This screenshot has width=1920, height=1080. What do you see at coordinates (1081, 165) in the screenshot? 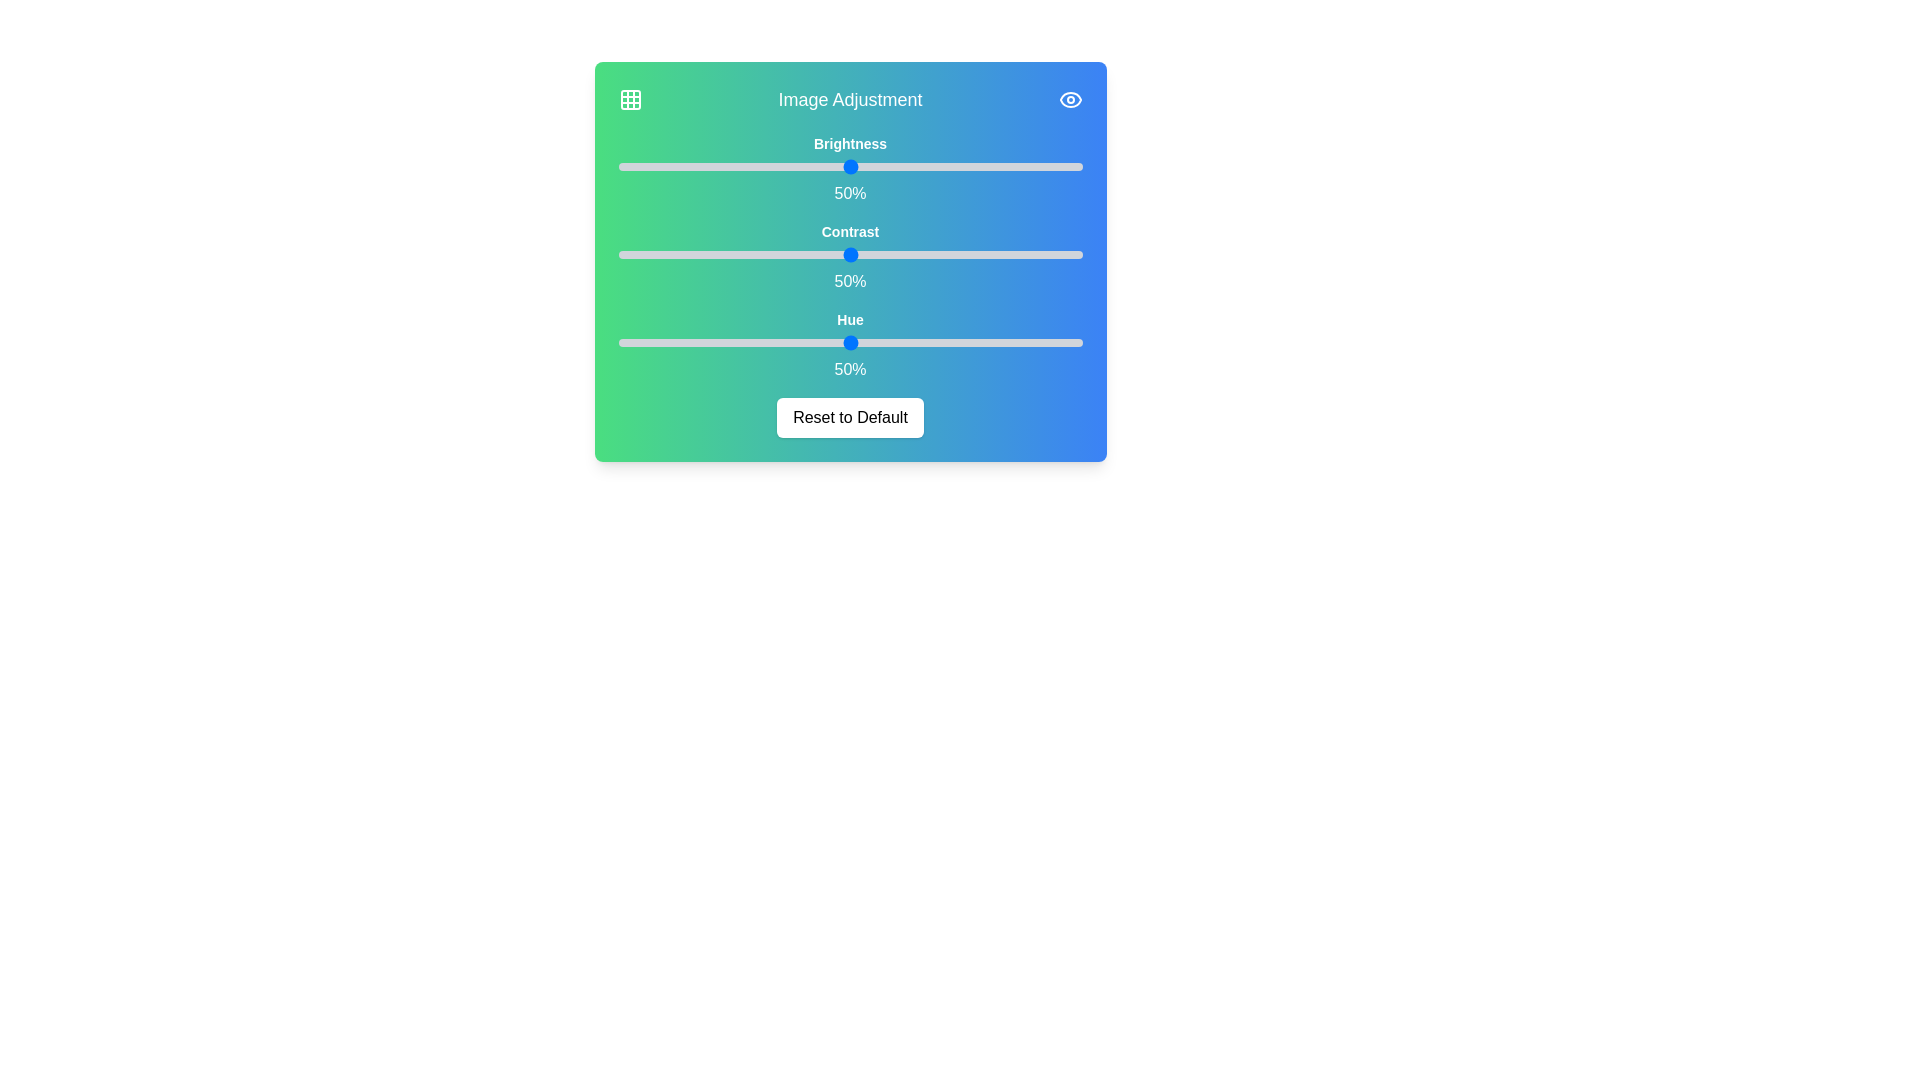
I see `the 0 slider to 50%` at bounding box center [1081, 165].